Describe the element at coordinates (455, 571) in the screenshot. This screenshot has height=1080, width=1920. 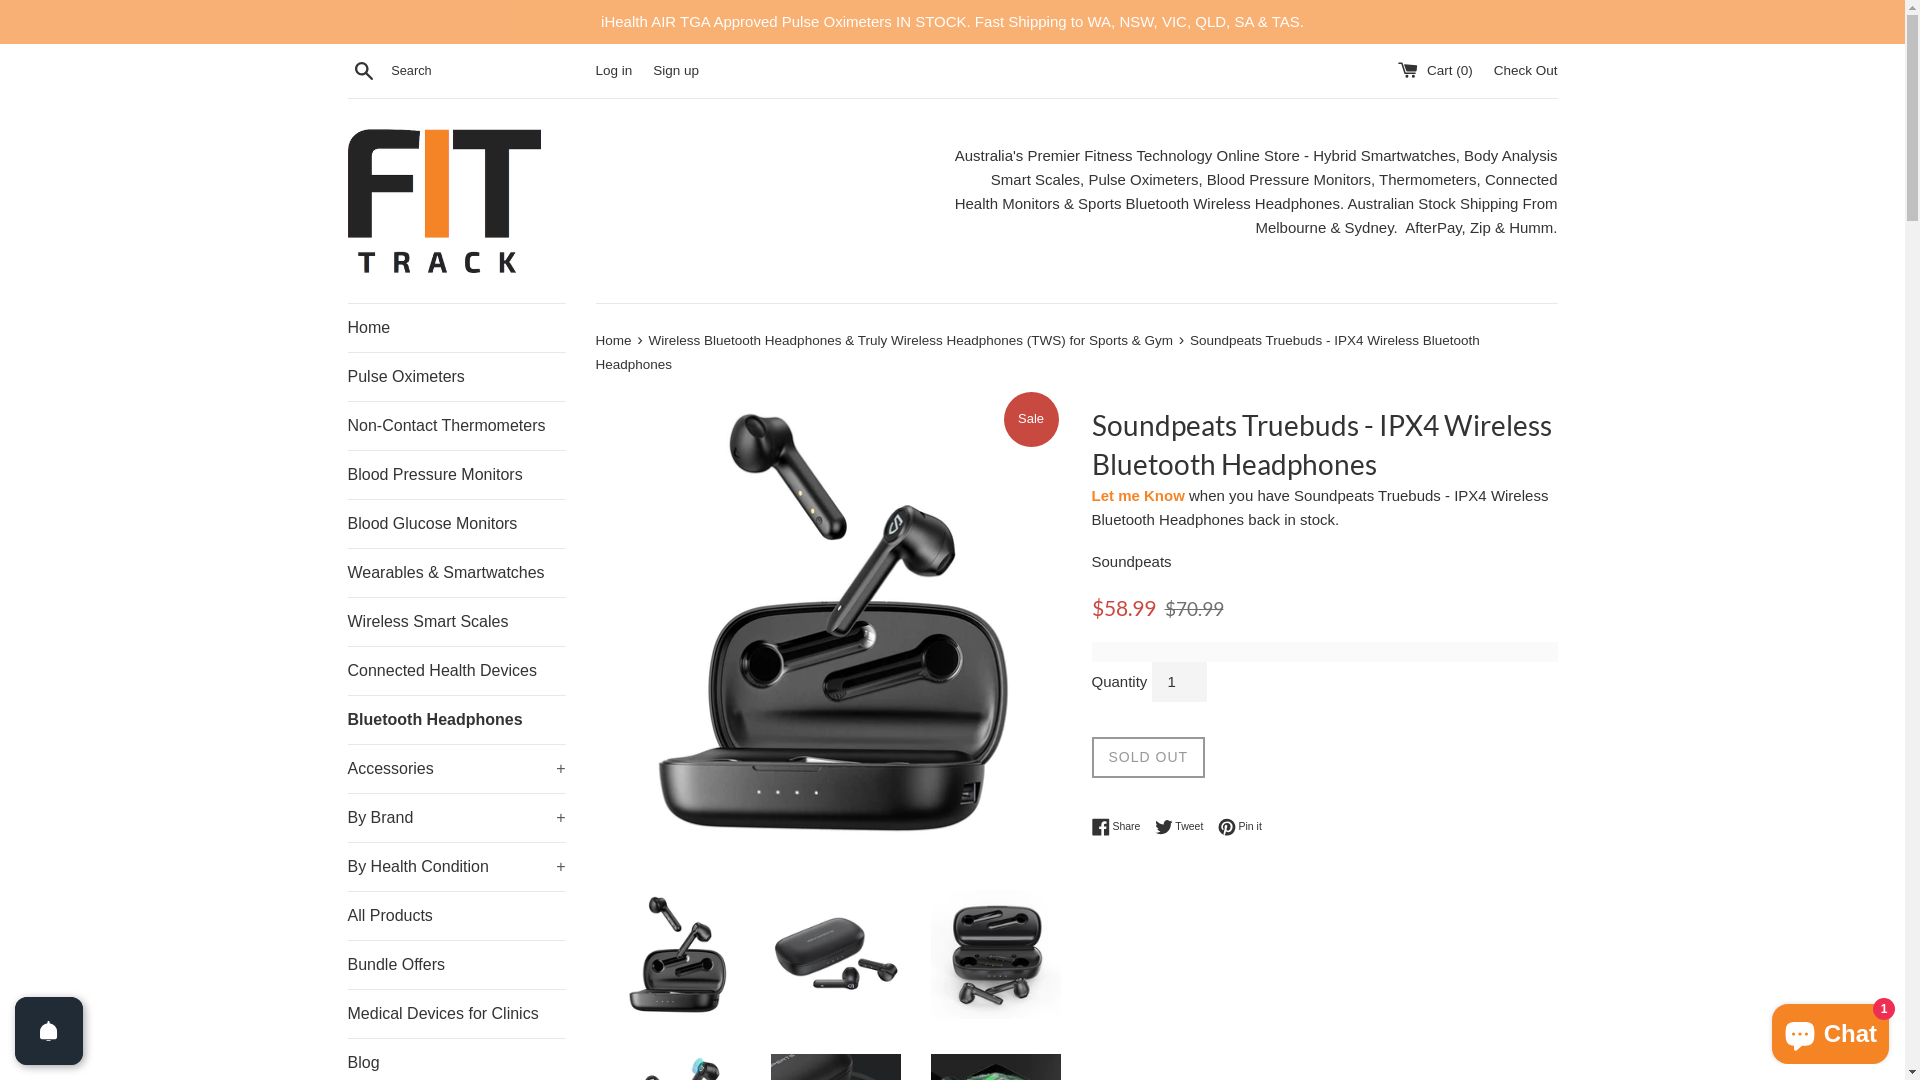
I see `'Wearables & Smartwatches'` at that location.